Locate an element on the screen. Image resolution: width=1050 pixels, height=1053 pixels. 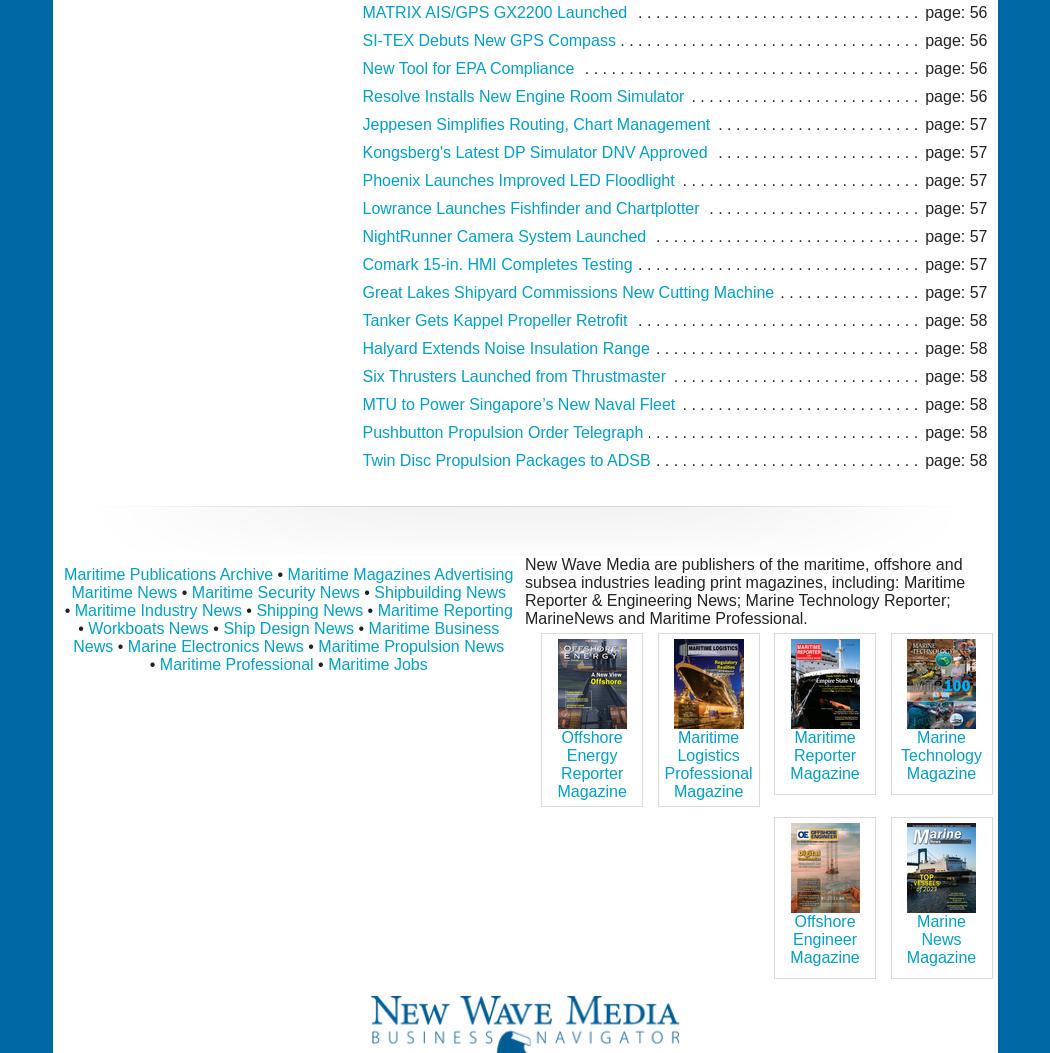
'Maritime Jobs' is located at coordinates (328, 663).